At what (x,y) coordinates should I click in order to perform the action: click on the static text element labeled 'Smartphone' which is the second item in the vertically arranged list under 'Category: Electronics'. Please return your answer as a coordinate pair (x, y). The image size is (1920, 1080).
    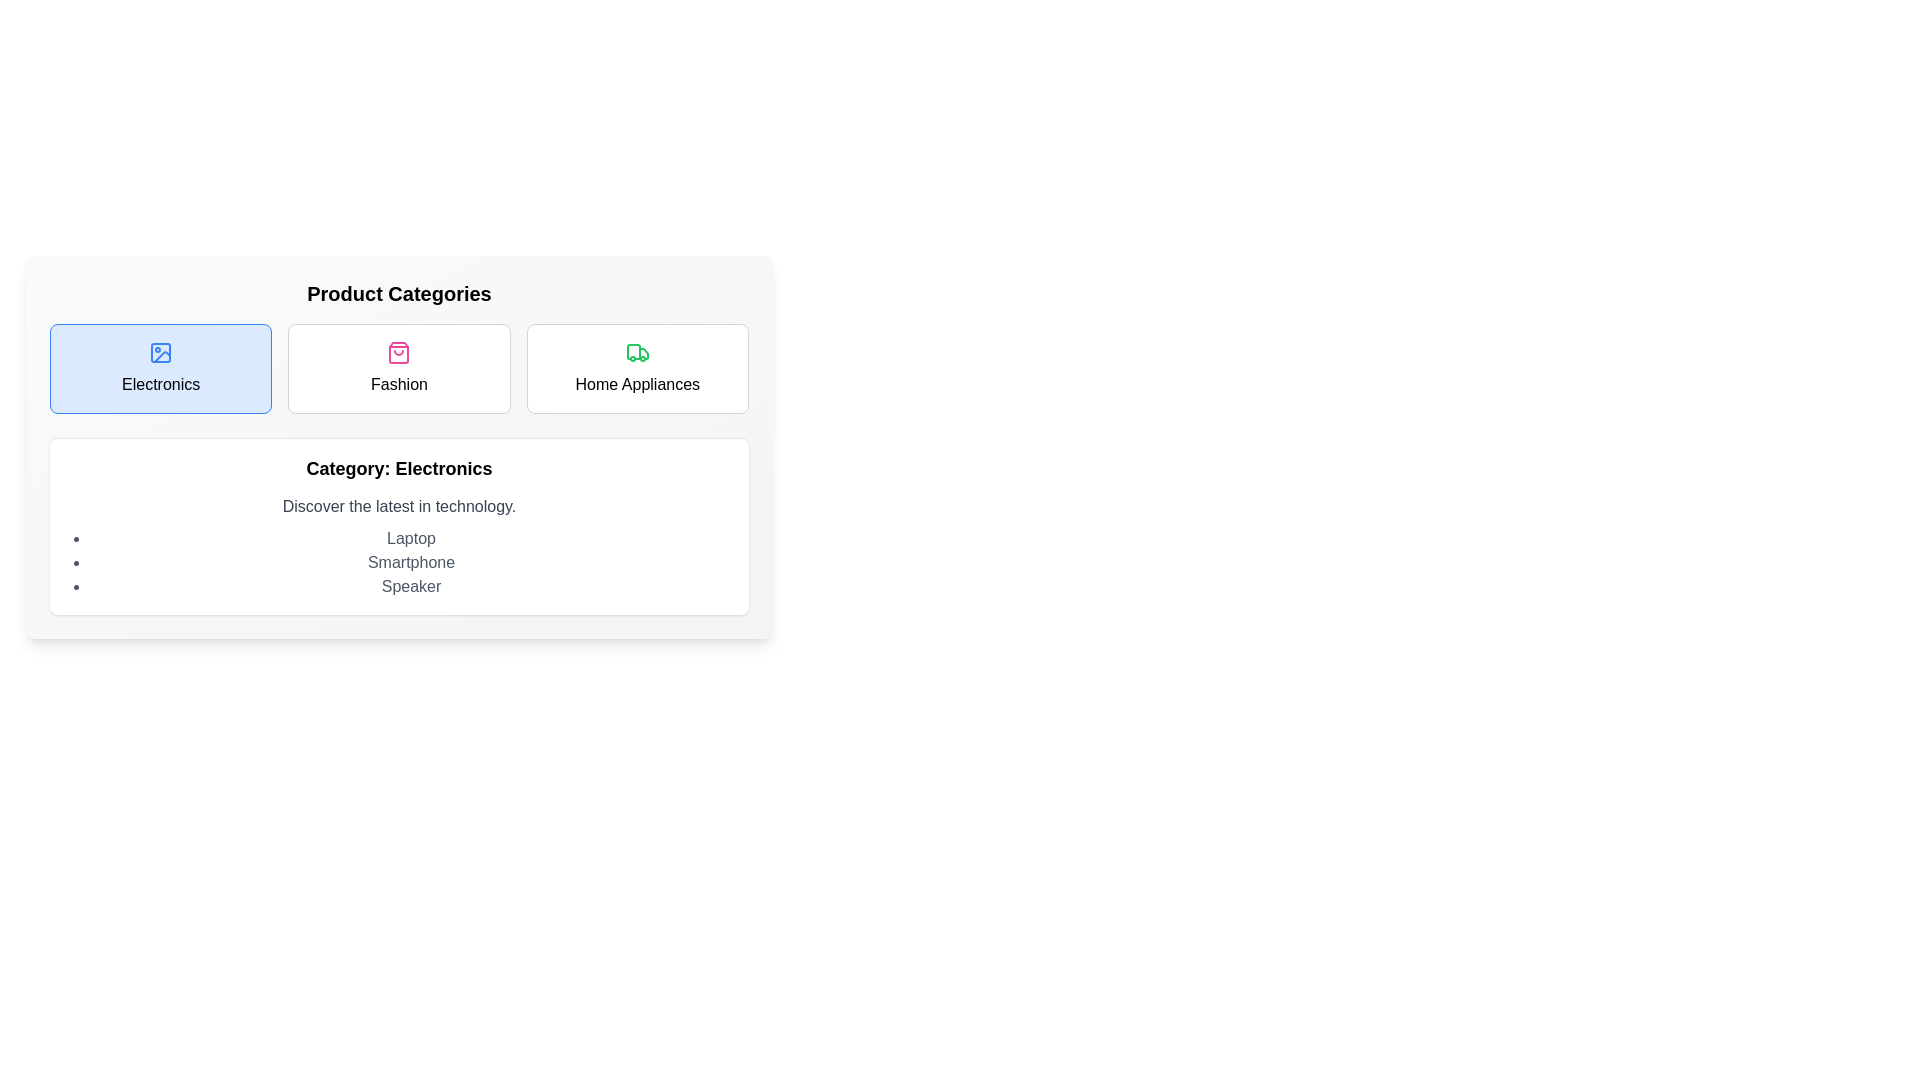
    Looking at the image, I should click on (410, 563).